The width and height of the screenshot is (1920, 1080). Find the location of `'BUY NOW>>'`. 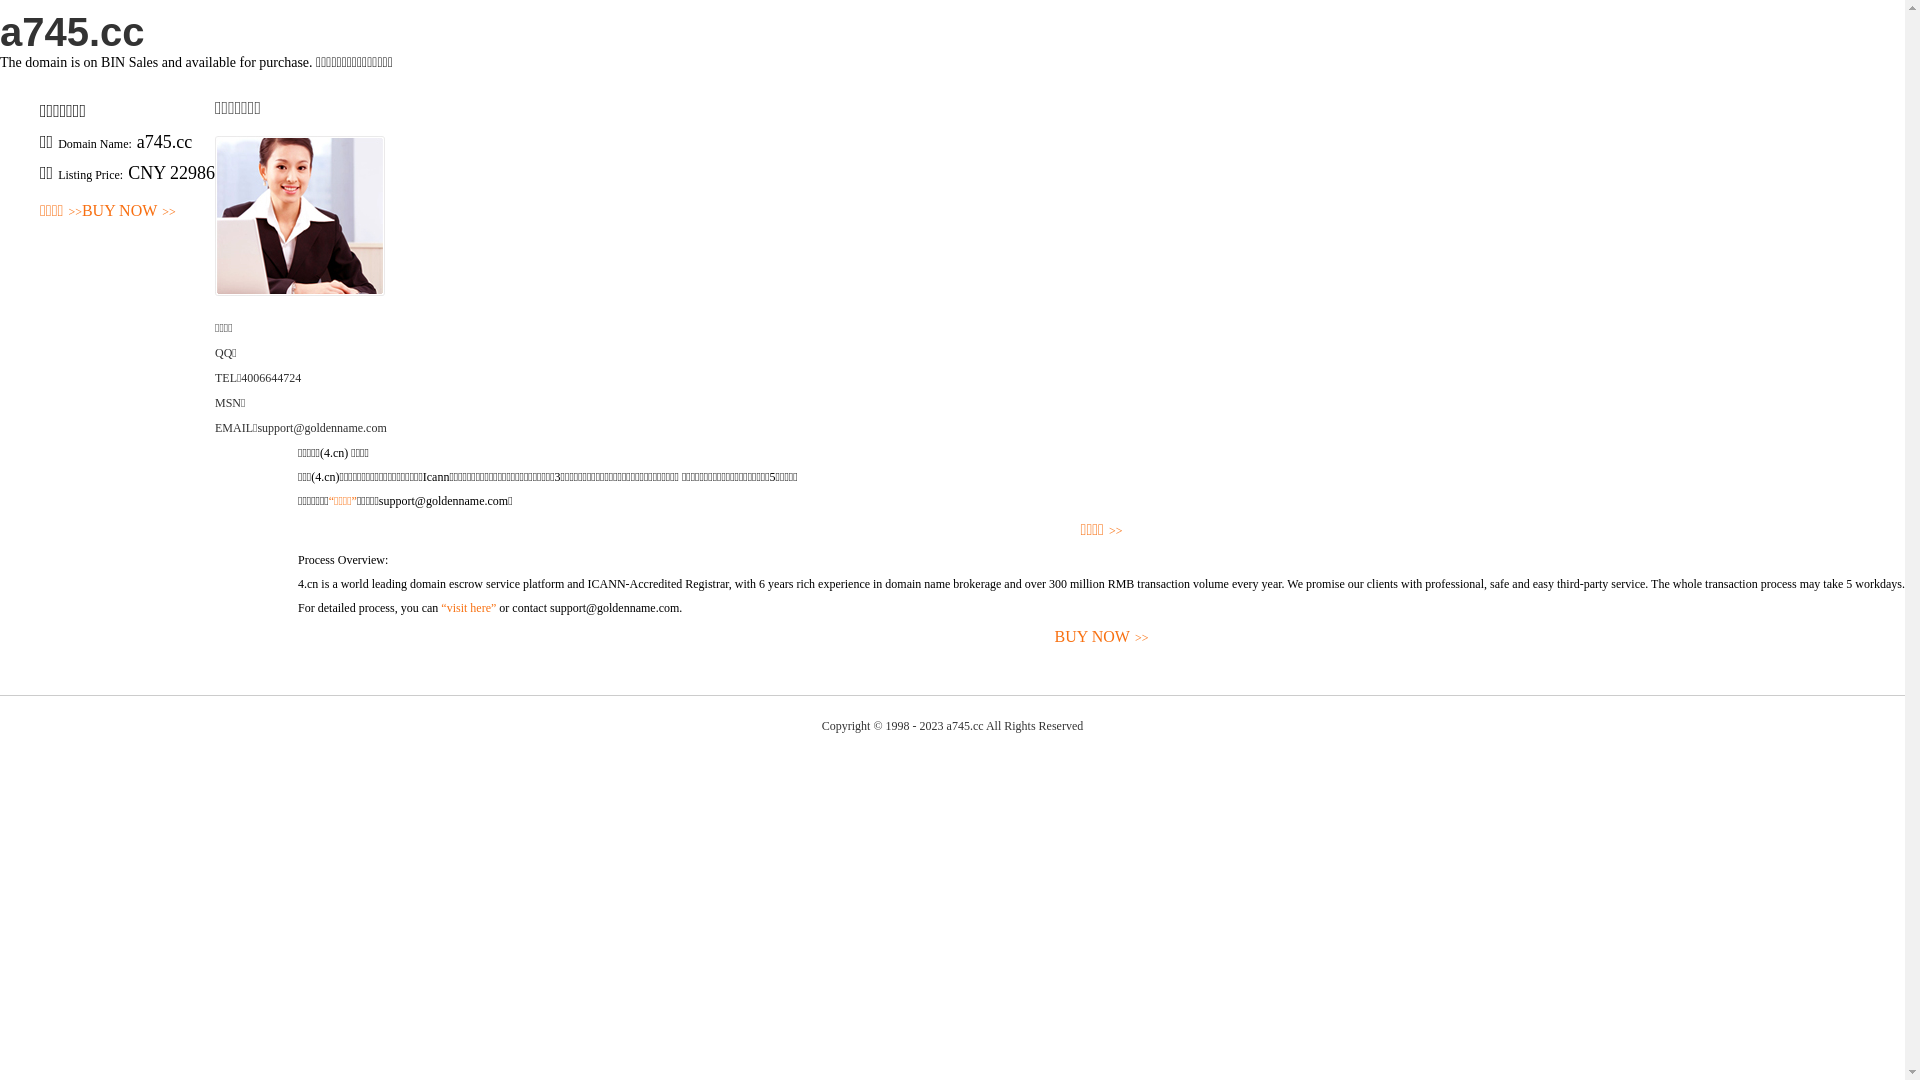

'BUY NOW>>' is located at coordinates (1100, 637).